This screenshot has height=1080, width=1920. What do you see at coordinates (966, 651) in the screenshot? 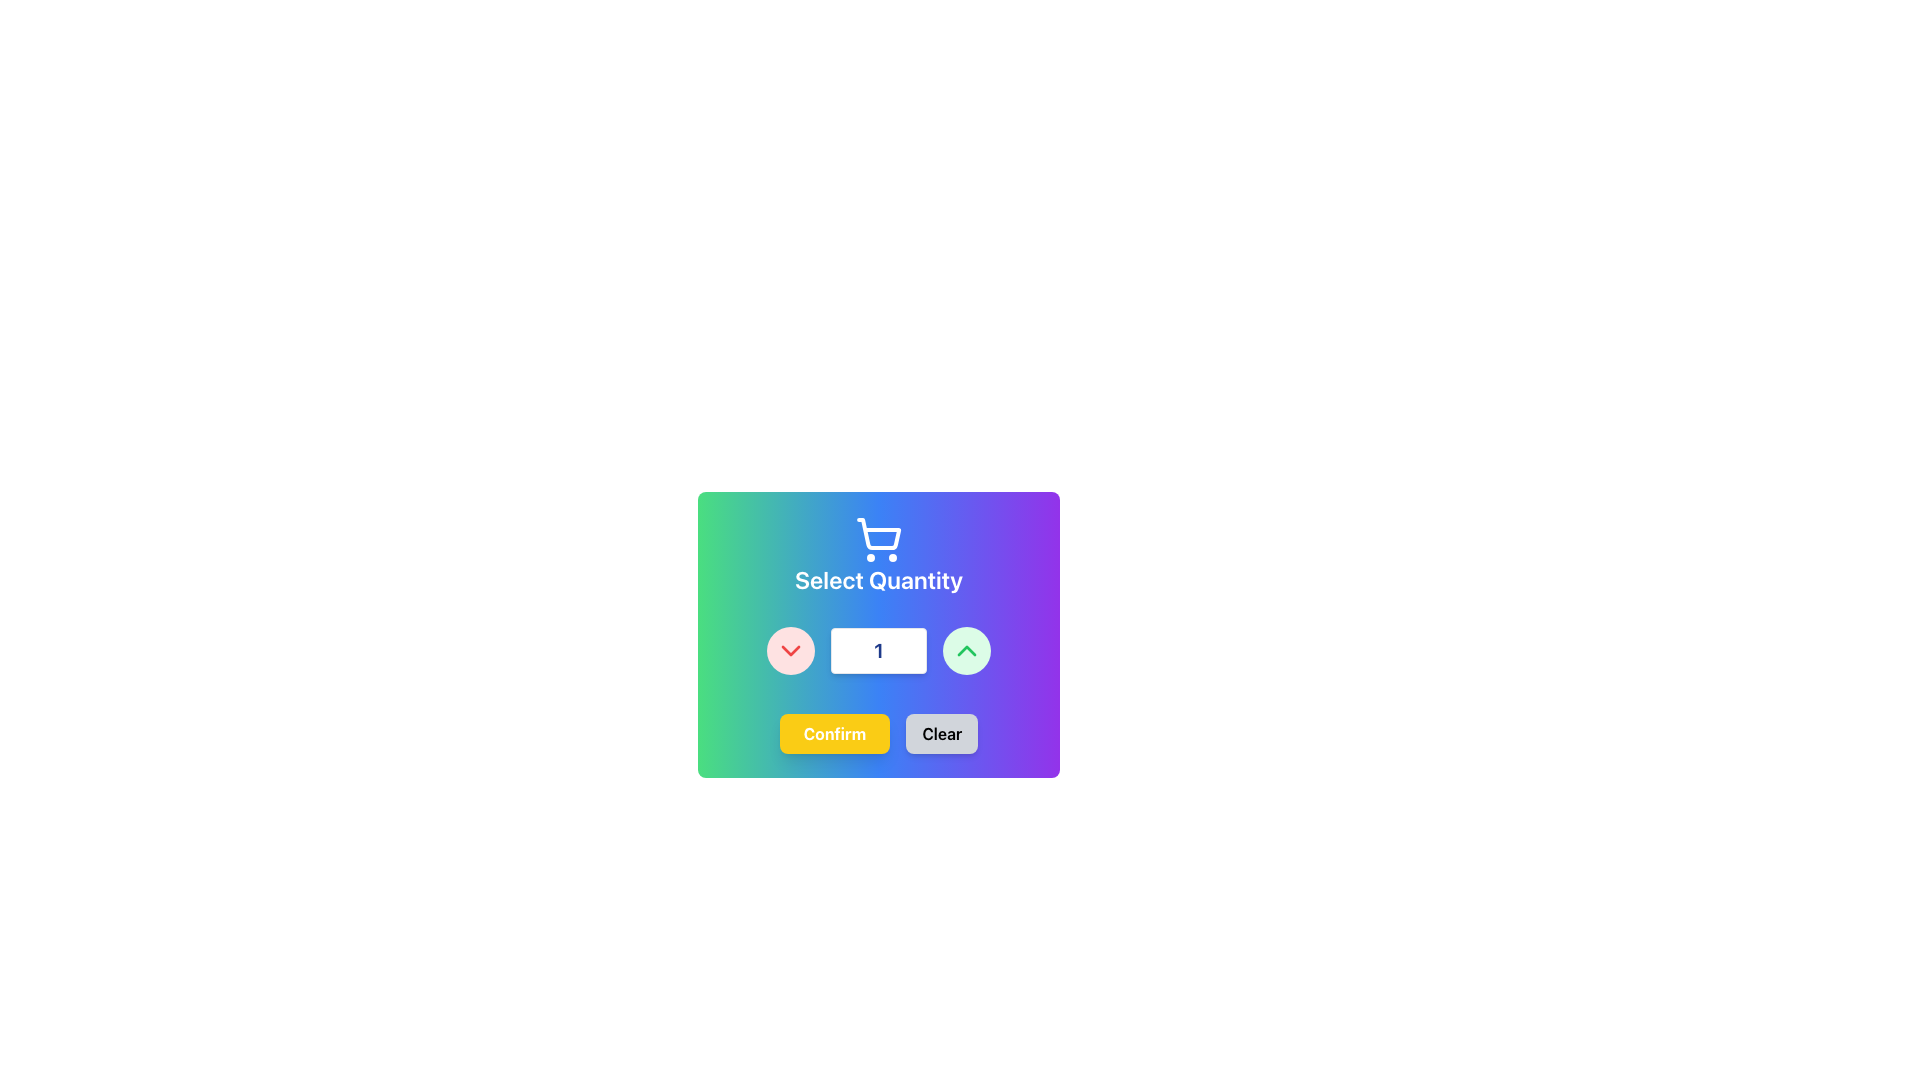
I see `the circular button containing a green upward-pointing chevron-style arrow` at bounding box center [966, 651].